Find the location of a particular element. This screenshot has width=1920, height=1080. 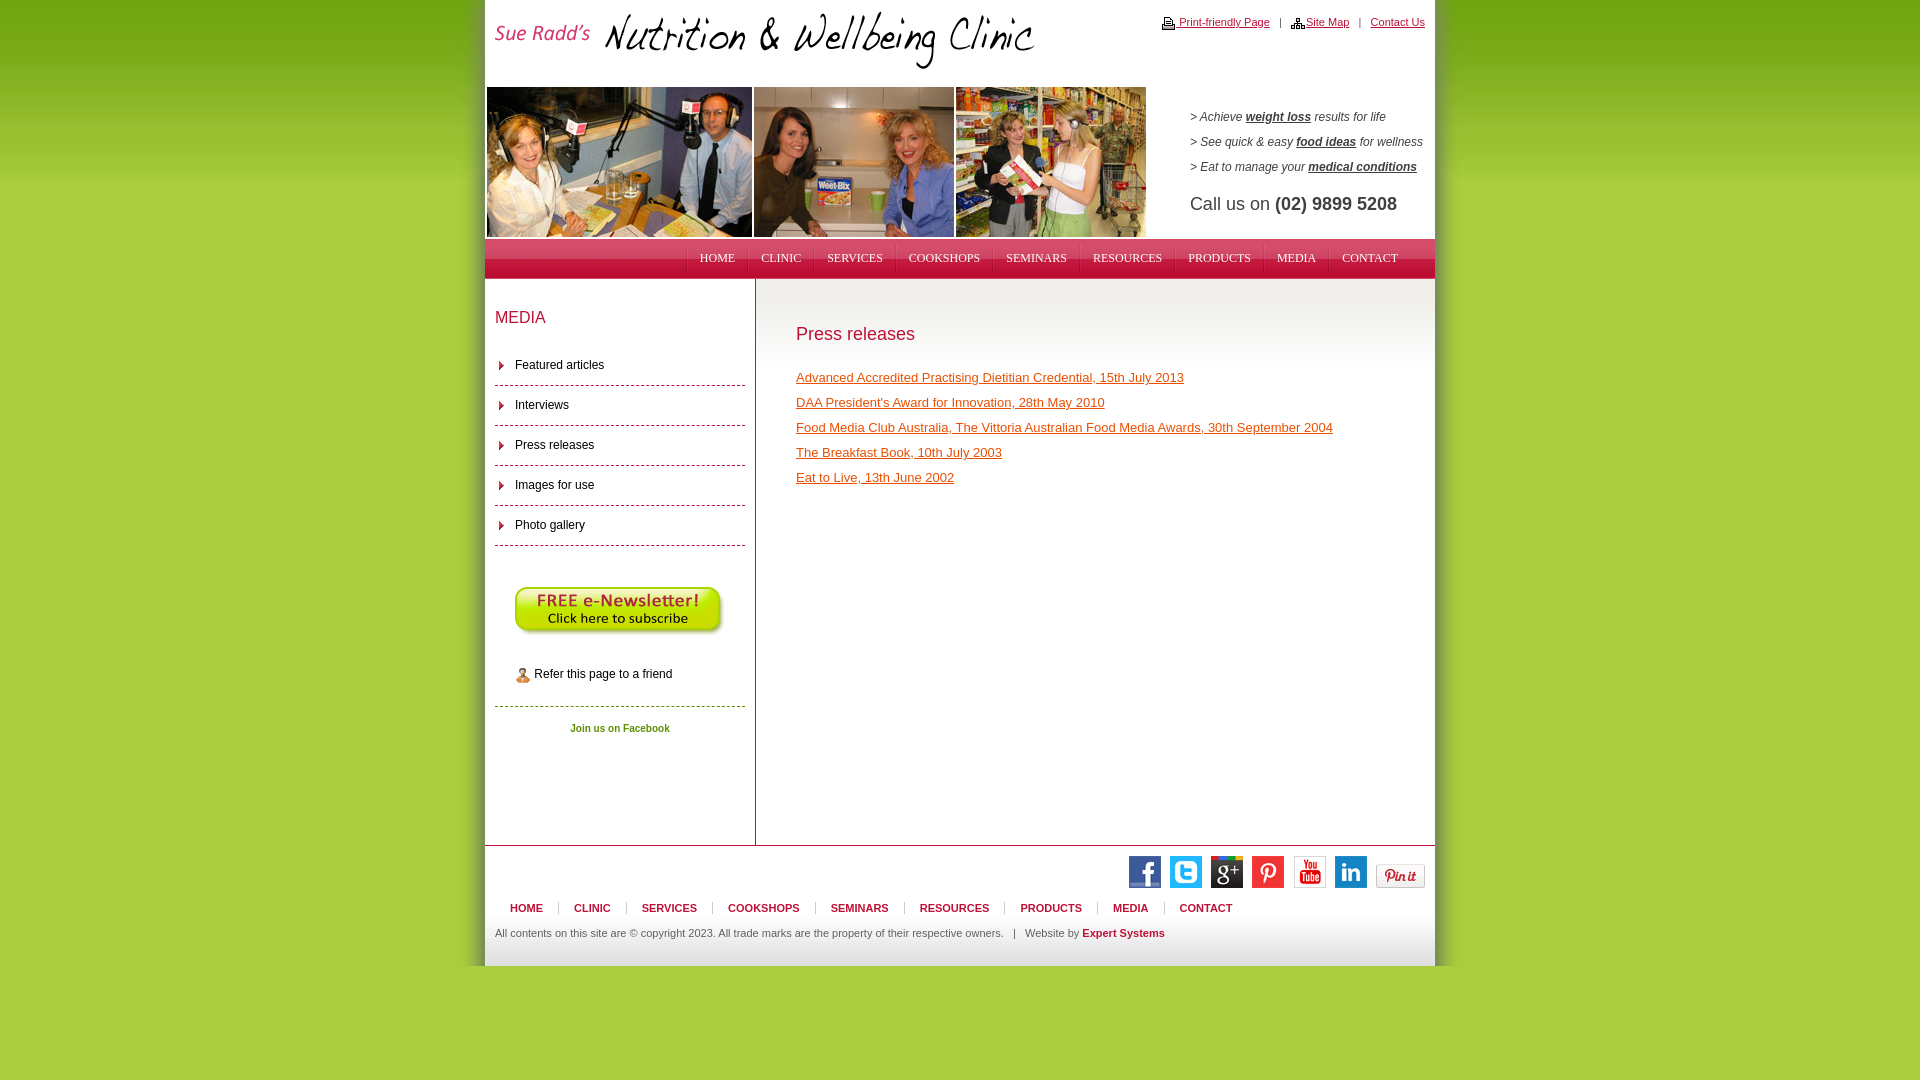

'food ideas' is located at coordinates (1325, 141).